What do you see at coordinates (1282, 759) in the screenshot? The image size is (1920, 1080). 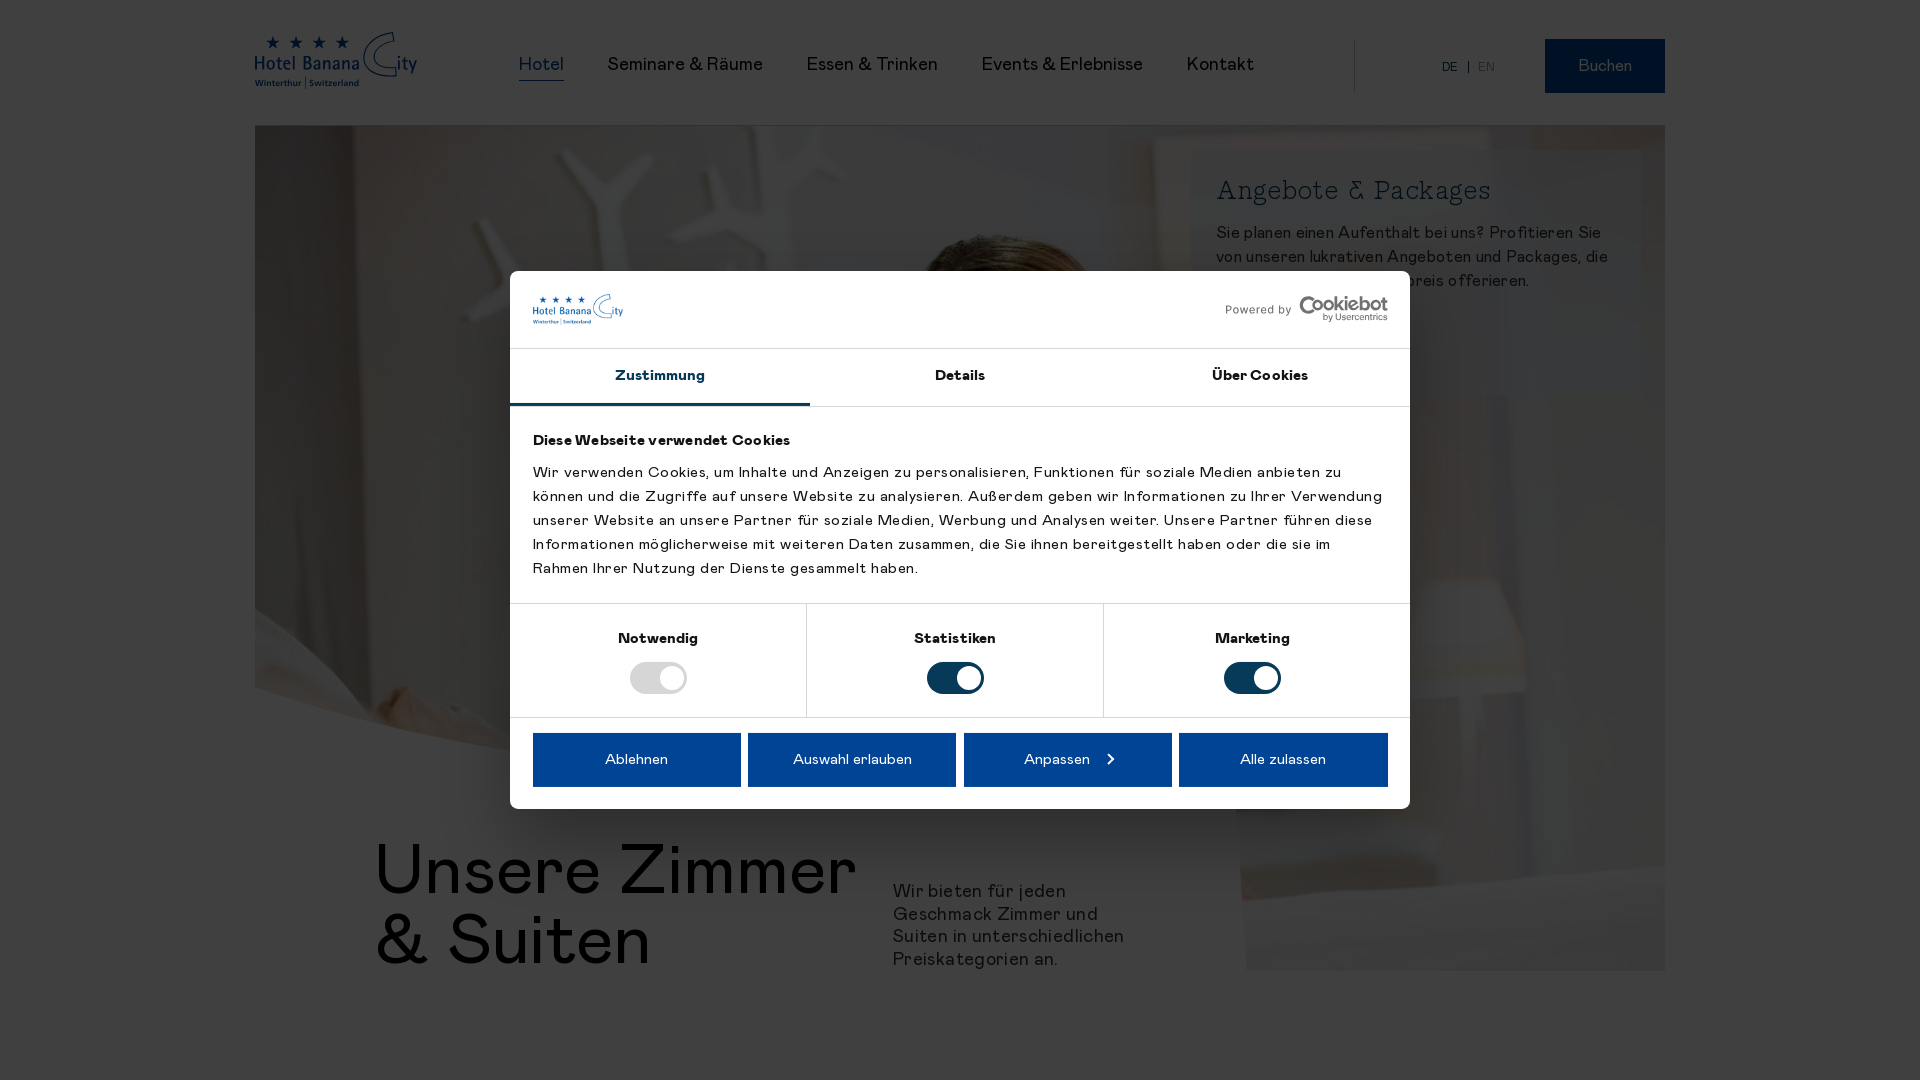 I see `'Alle zulassen'` at bounding box center [1282, 759].